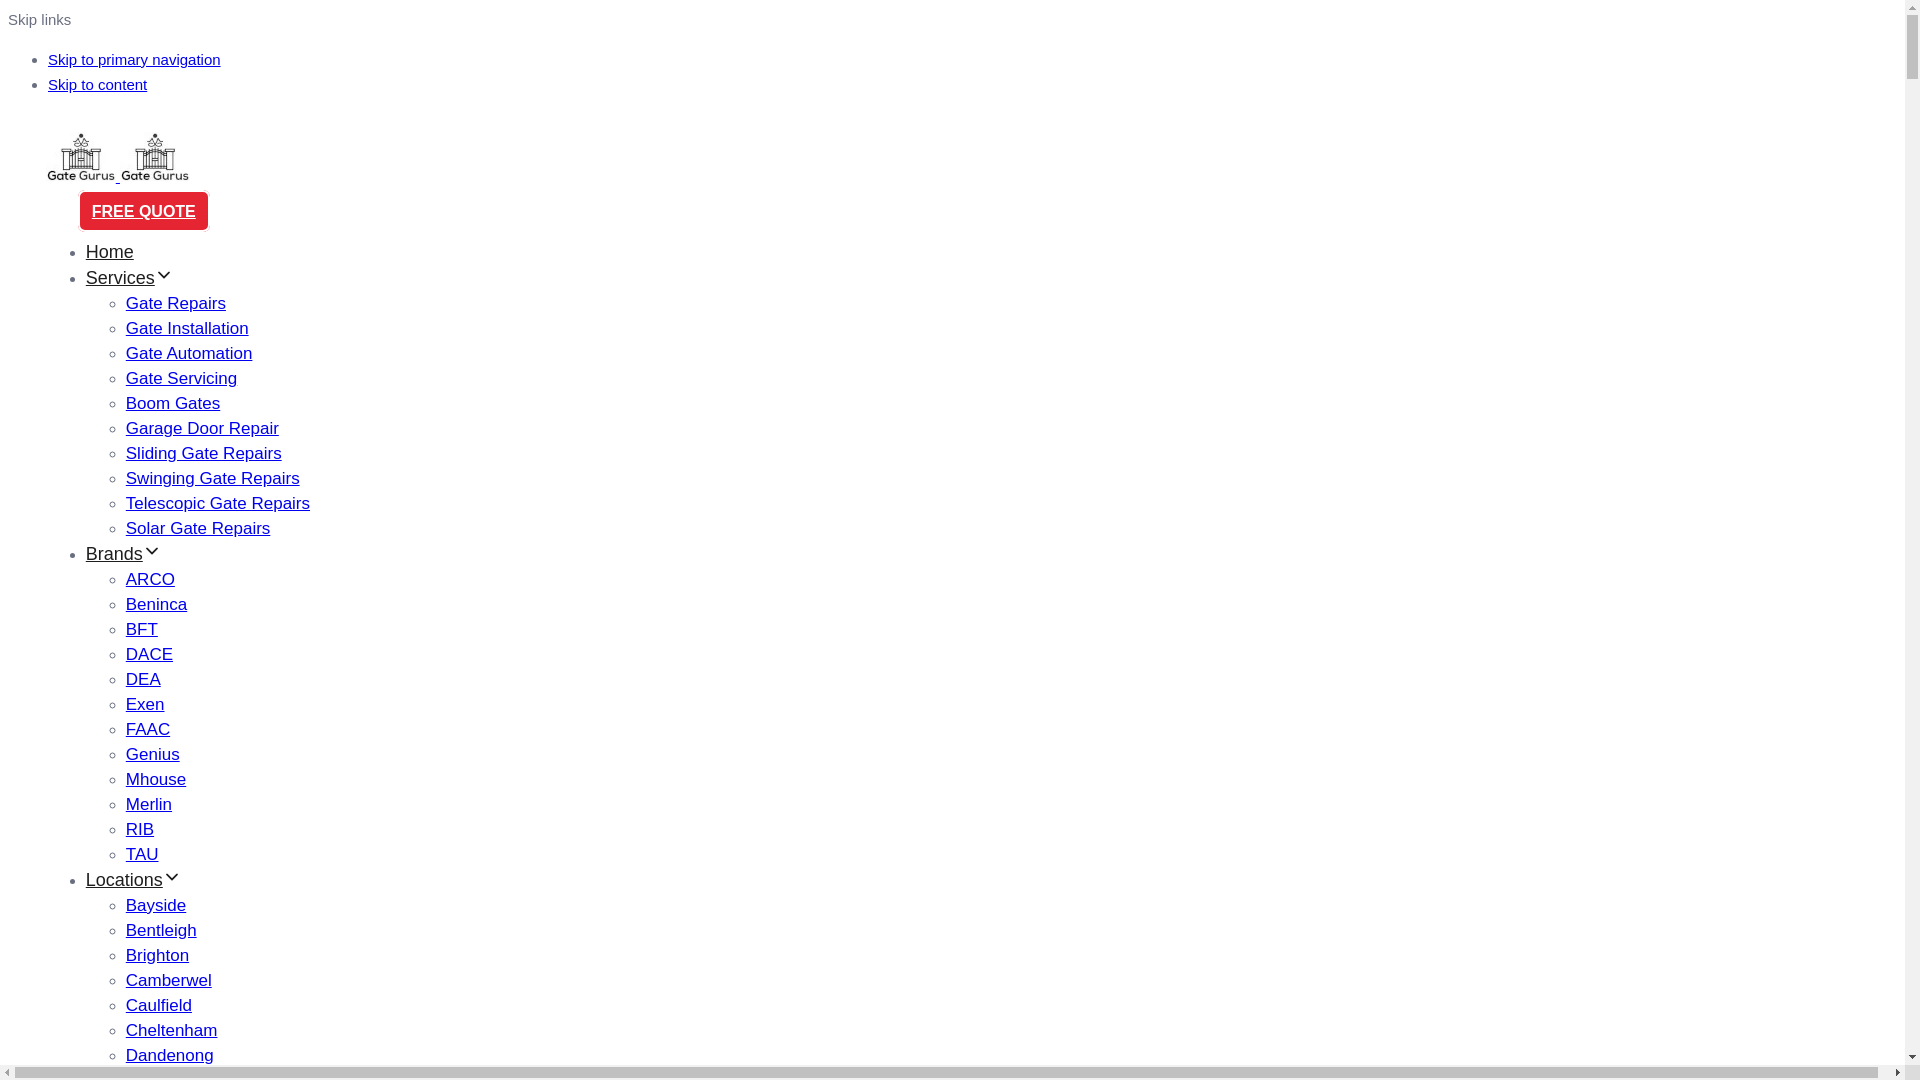 Image resolution: width=1920 pixels, height=1080 pixels. Describe the element at coordinates (143, 211) in the screenshot. I see `'FREE QUOTE'` at that location.